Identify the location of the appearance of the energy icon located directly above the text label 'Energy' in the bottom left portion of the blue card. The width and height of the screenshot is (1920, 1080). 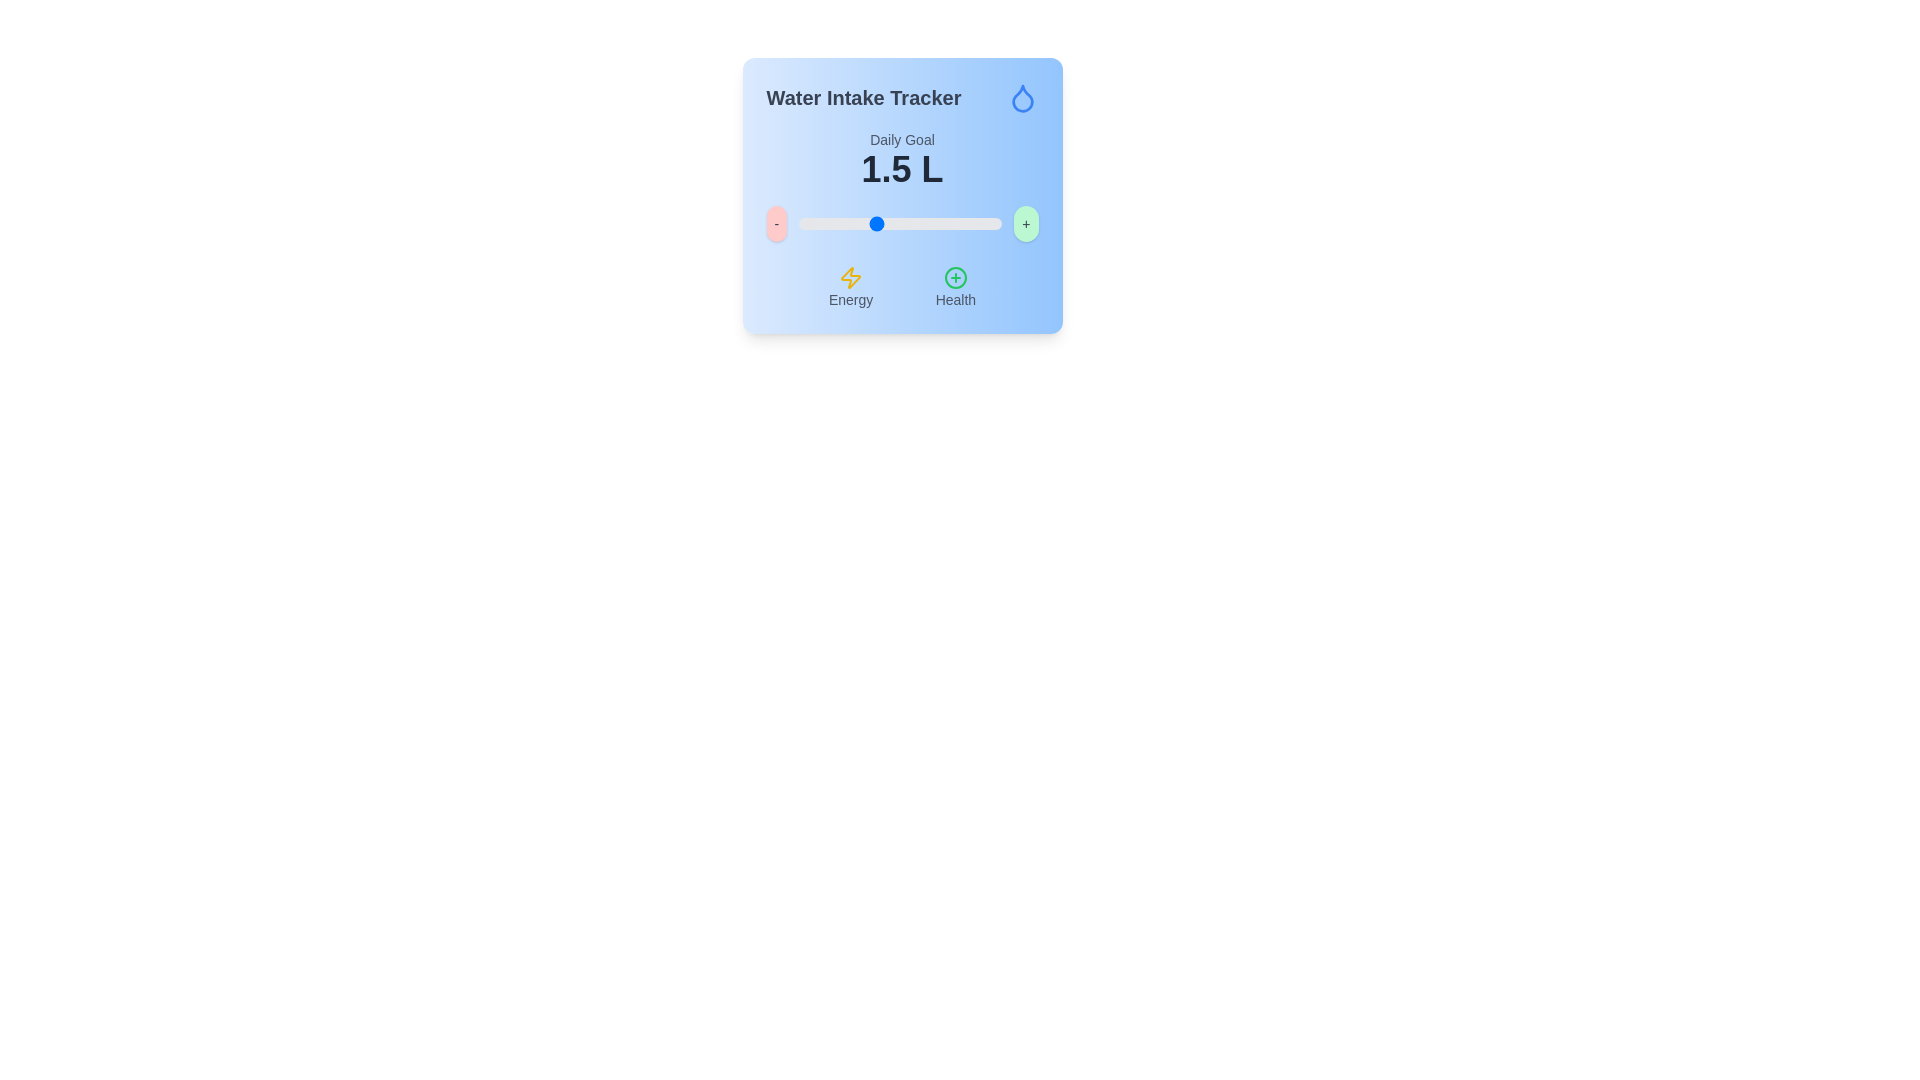
(851, 277).